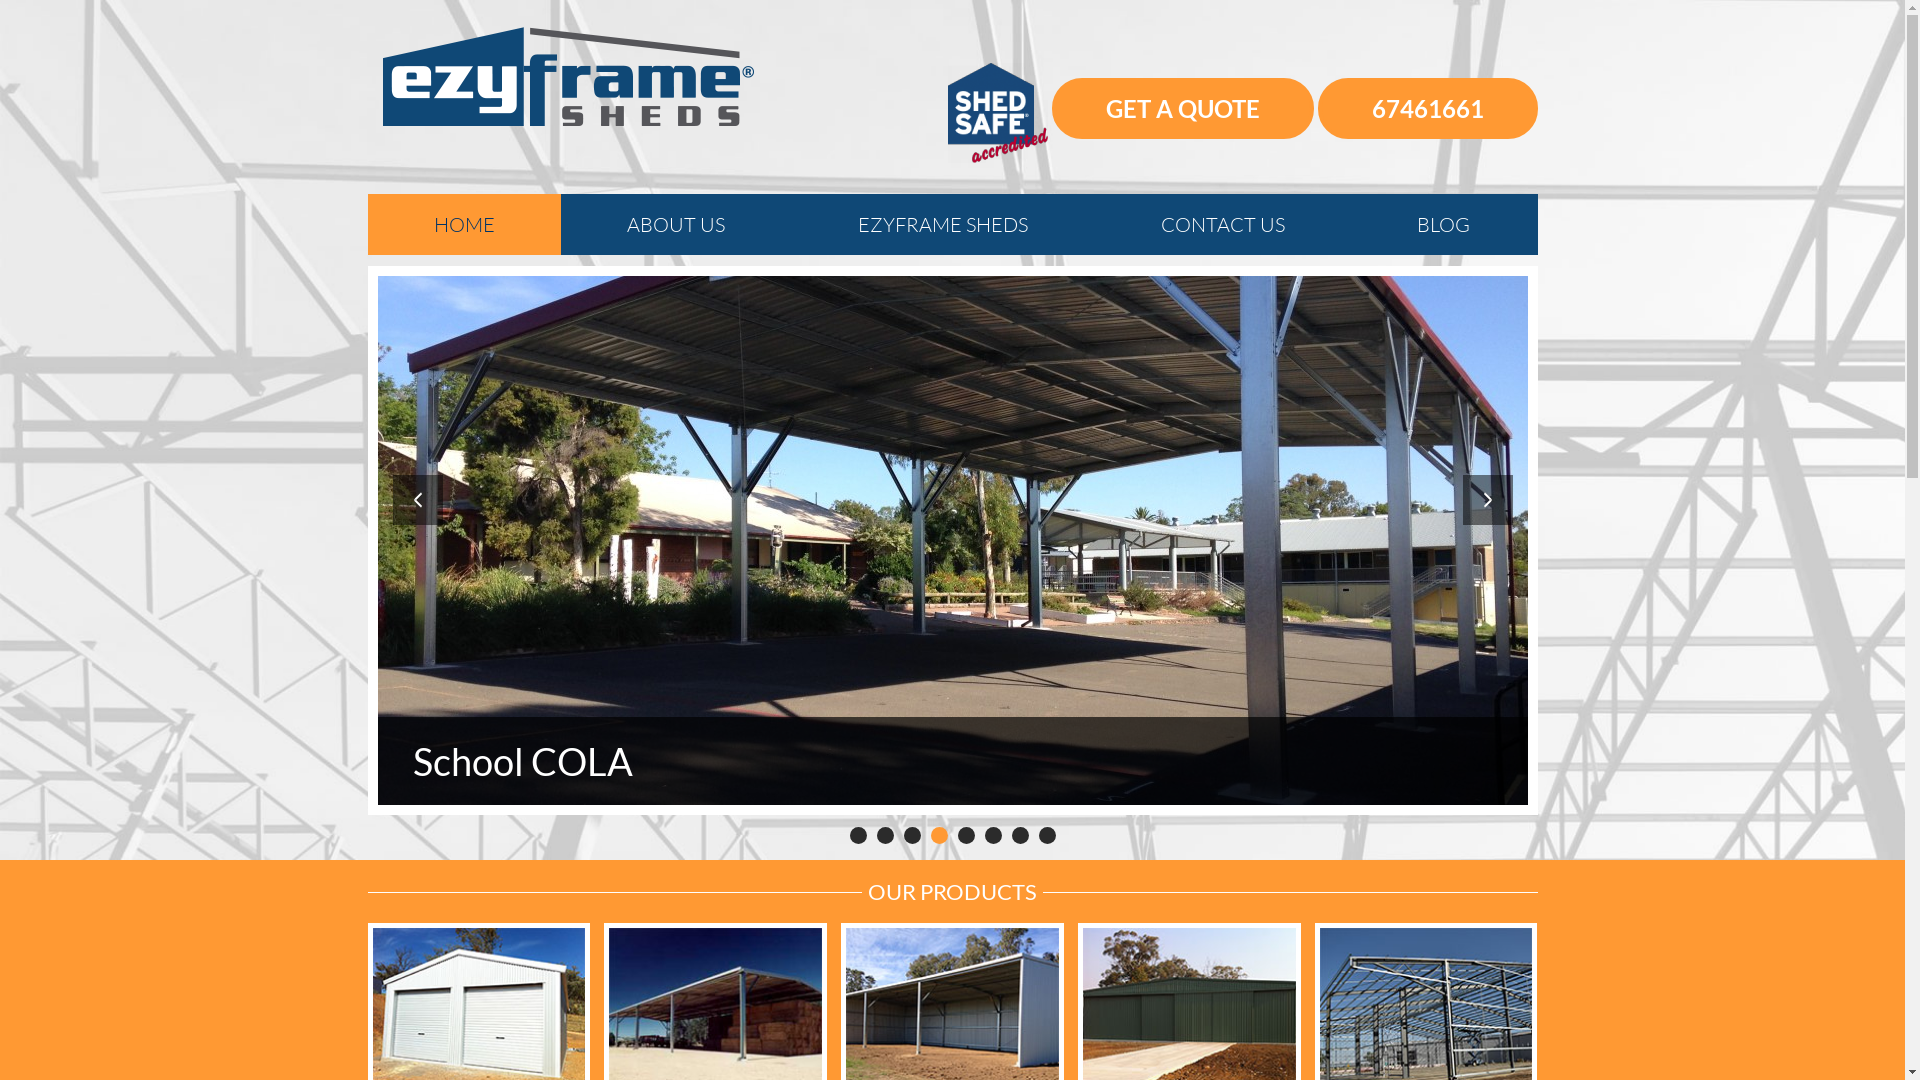  I want to click on '67461661', so click(1426, 108).